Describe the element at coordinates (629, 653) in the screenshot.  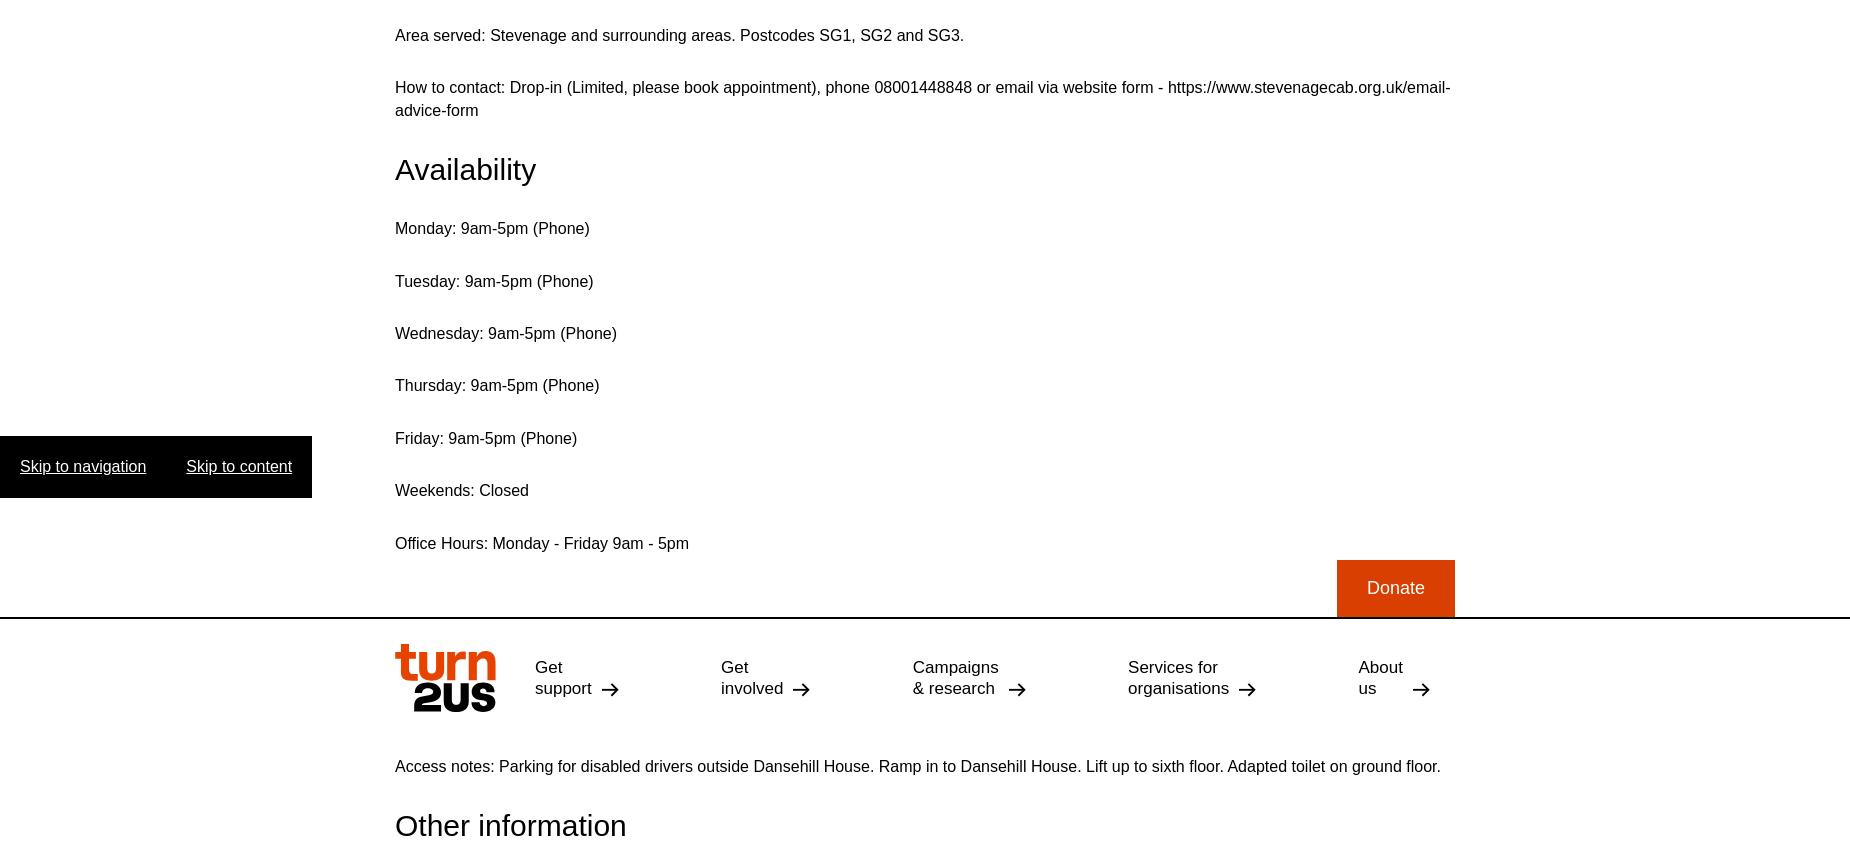
I see `'eNewsletter'` at that location.